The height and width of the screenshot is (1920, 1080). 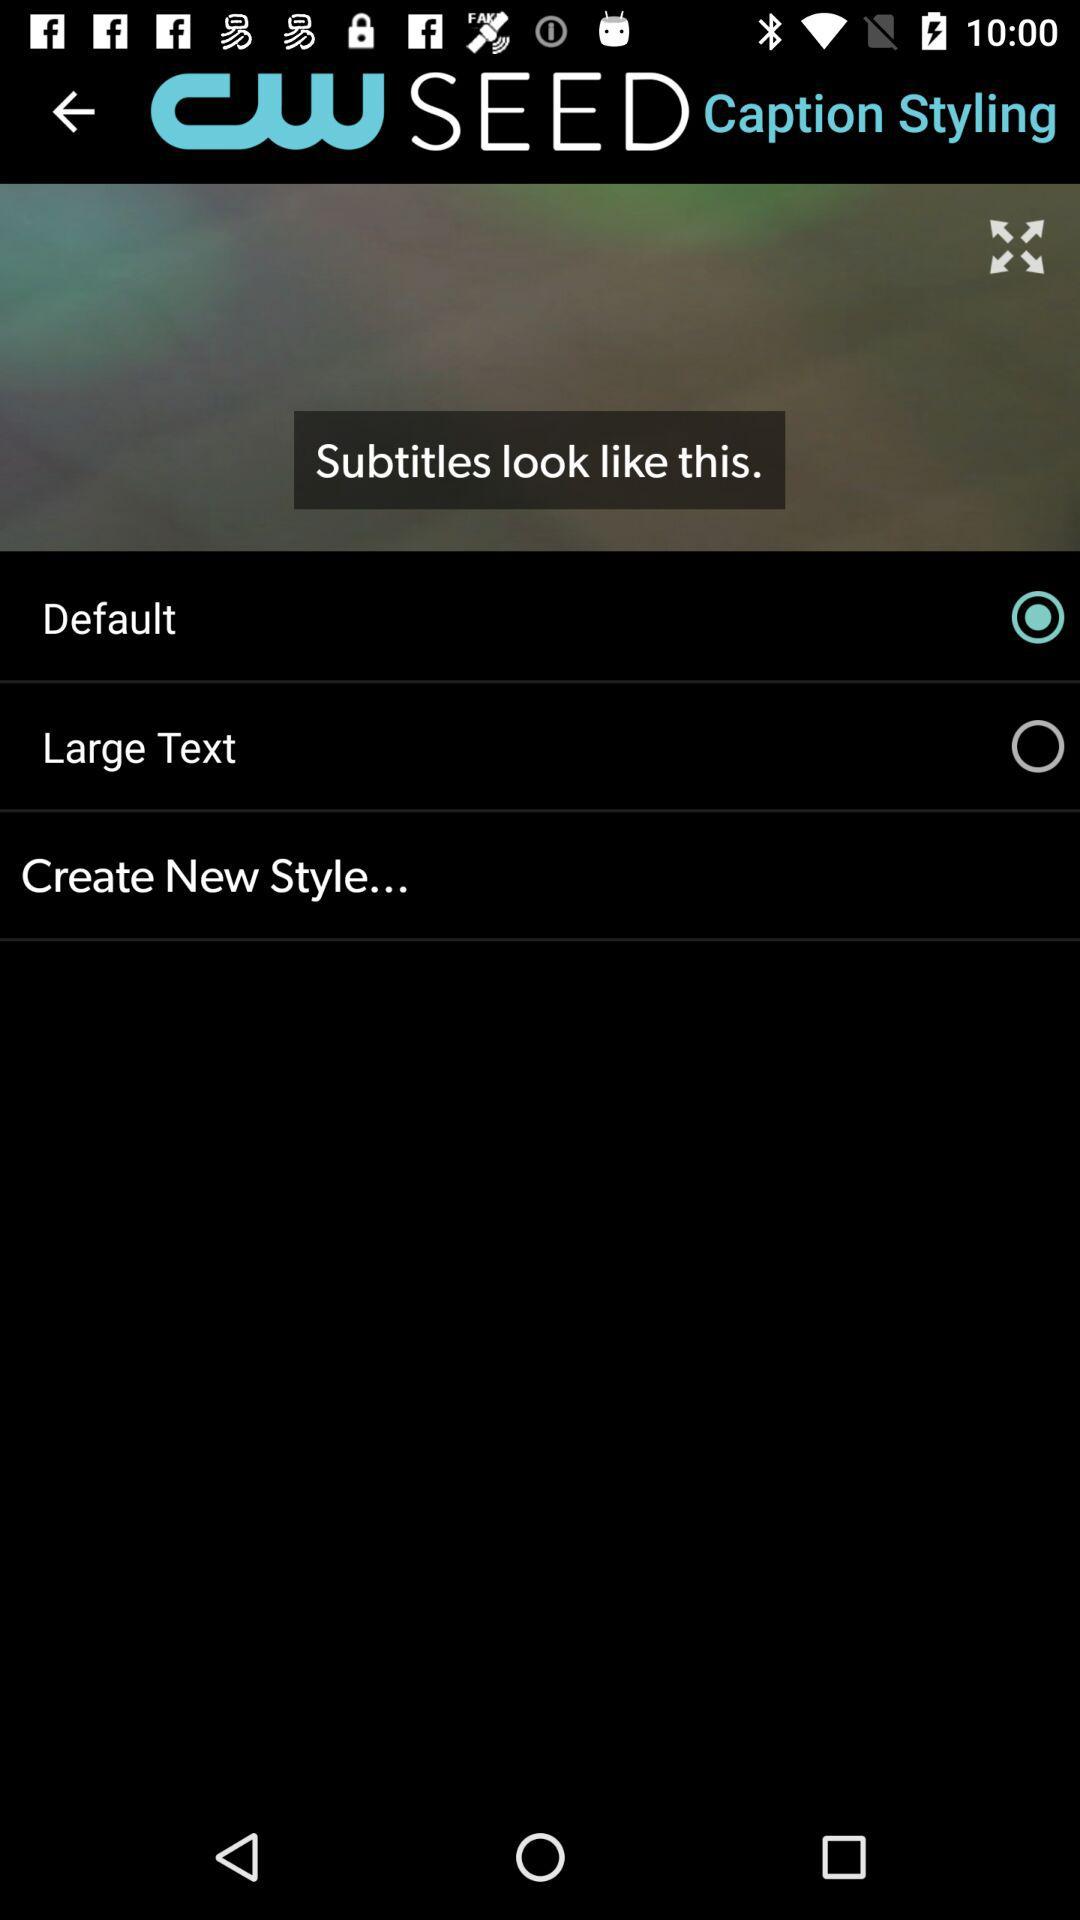 I want to click on subtitles look like icon, so click(x=538, y=459).